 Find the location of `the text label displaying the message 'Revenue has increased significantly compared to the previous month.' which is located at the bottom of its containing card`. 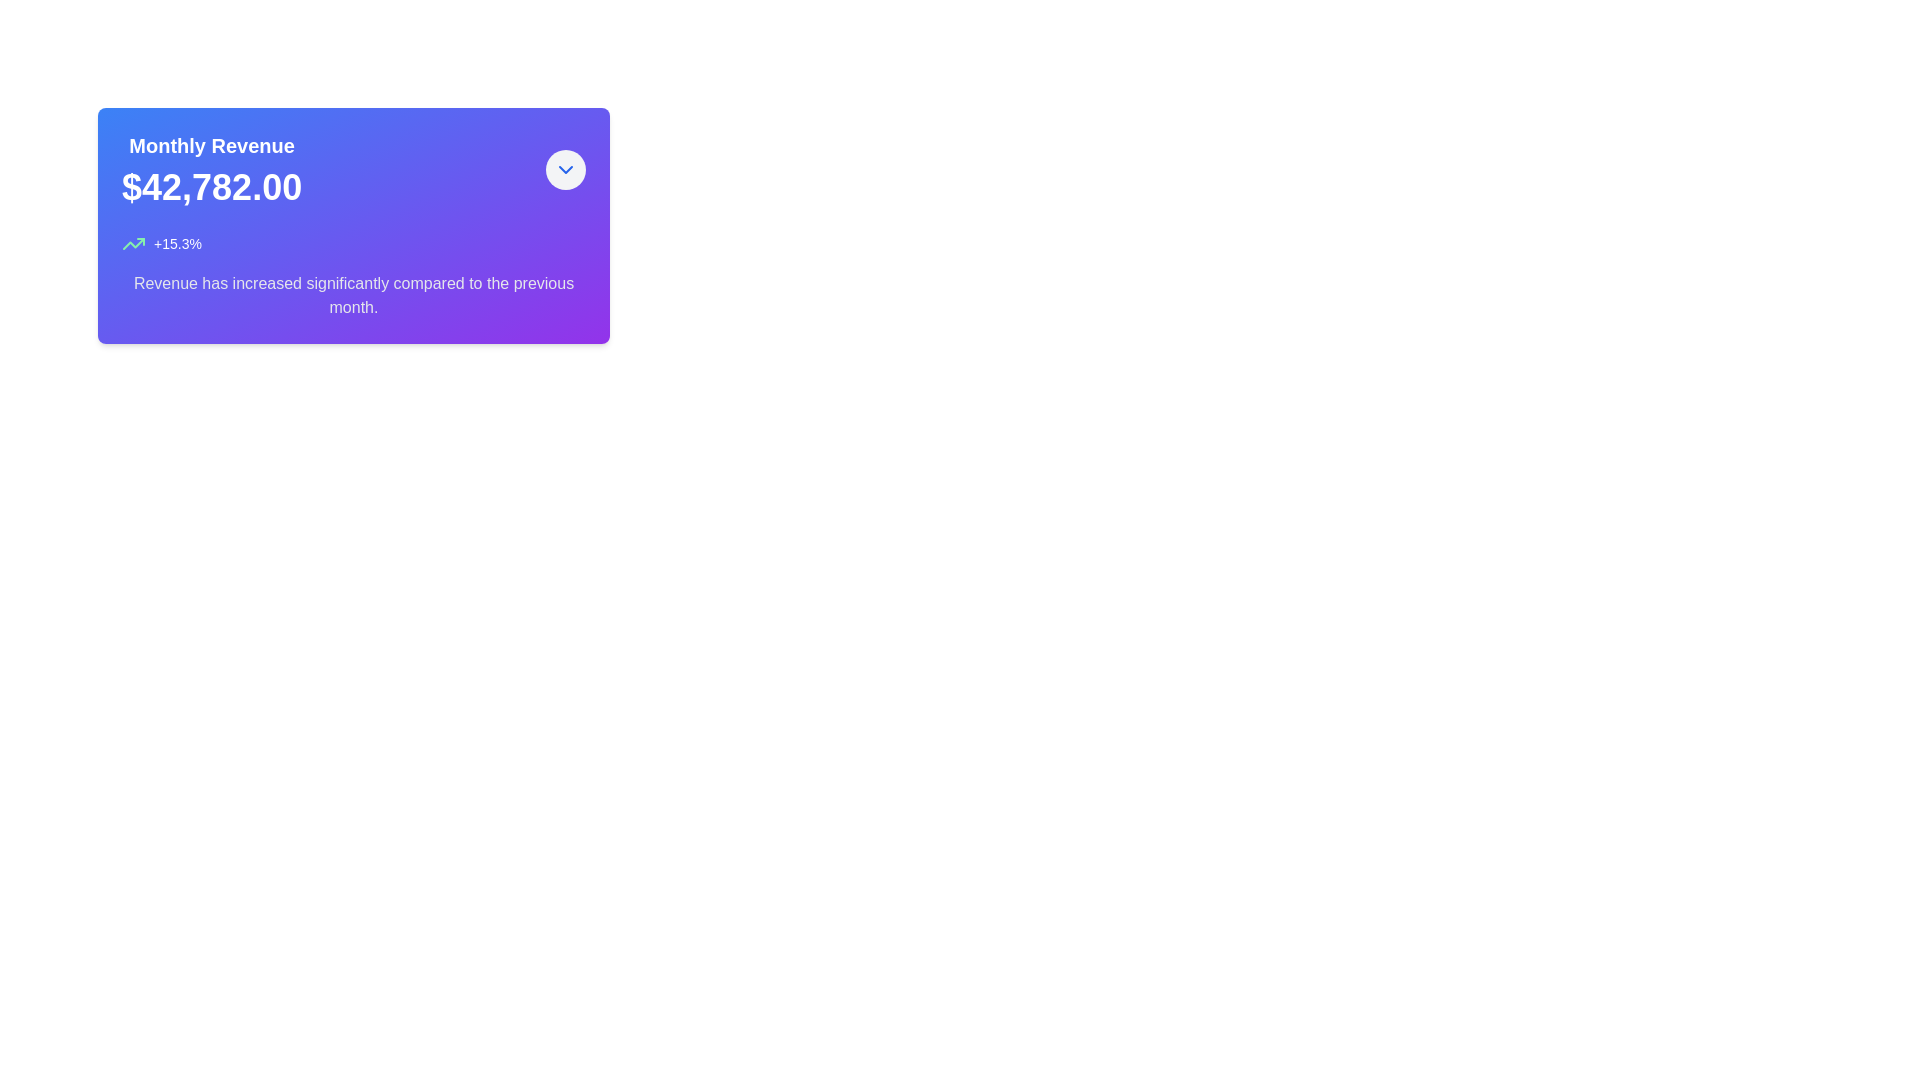

the text label displaying the message 'Revenue has increased significantly compared to the previous month.' which is located at the bottom of its containing card is located at coordinates (354, 296).